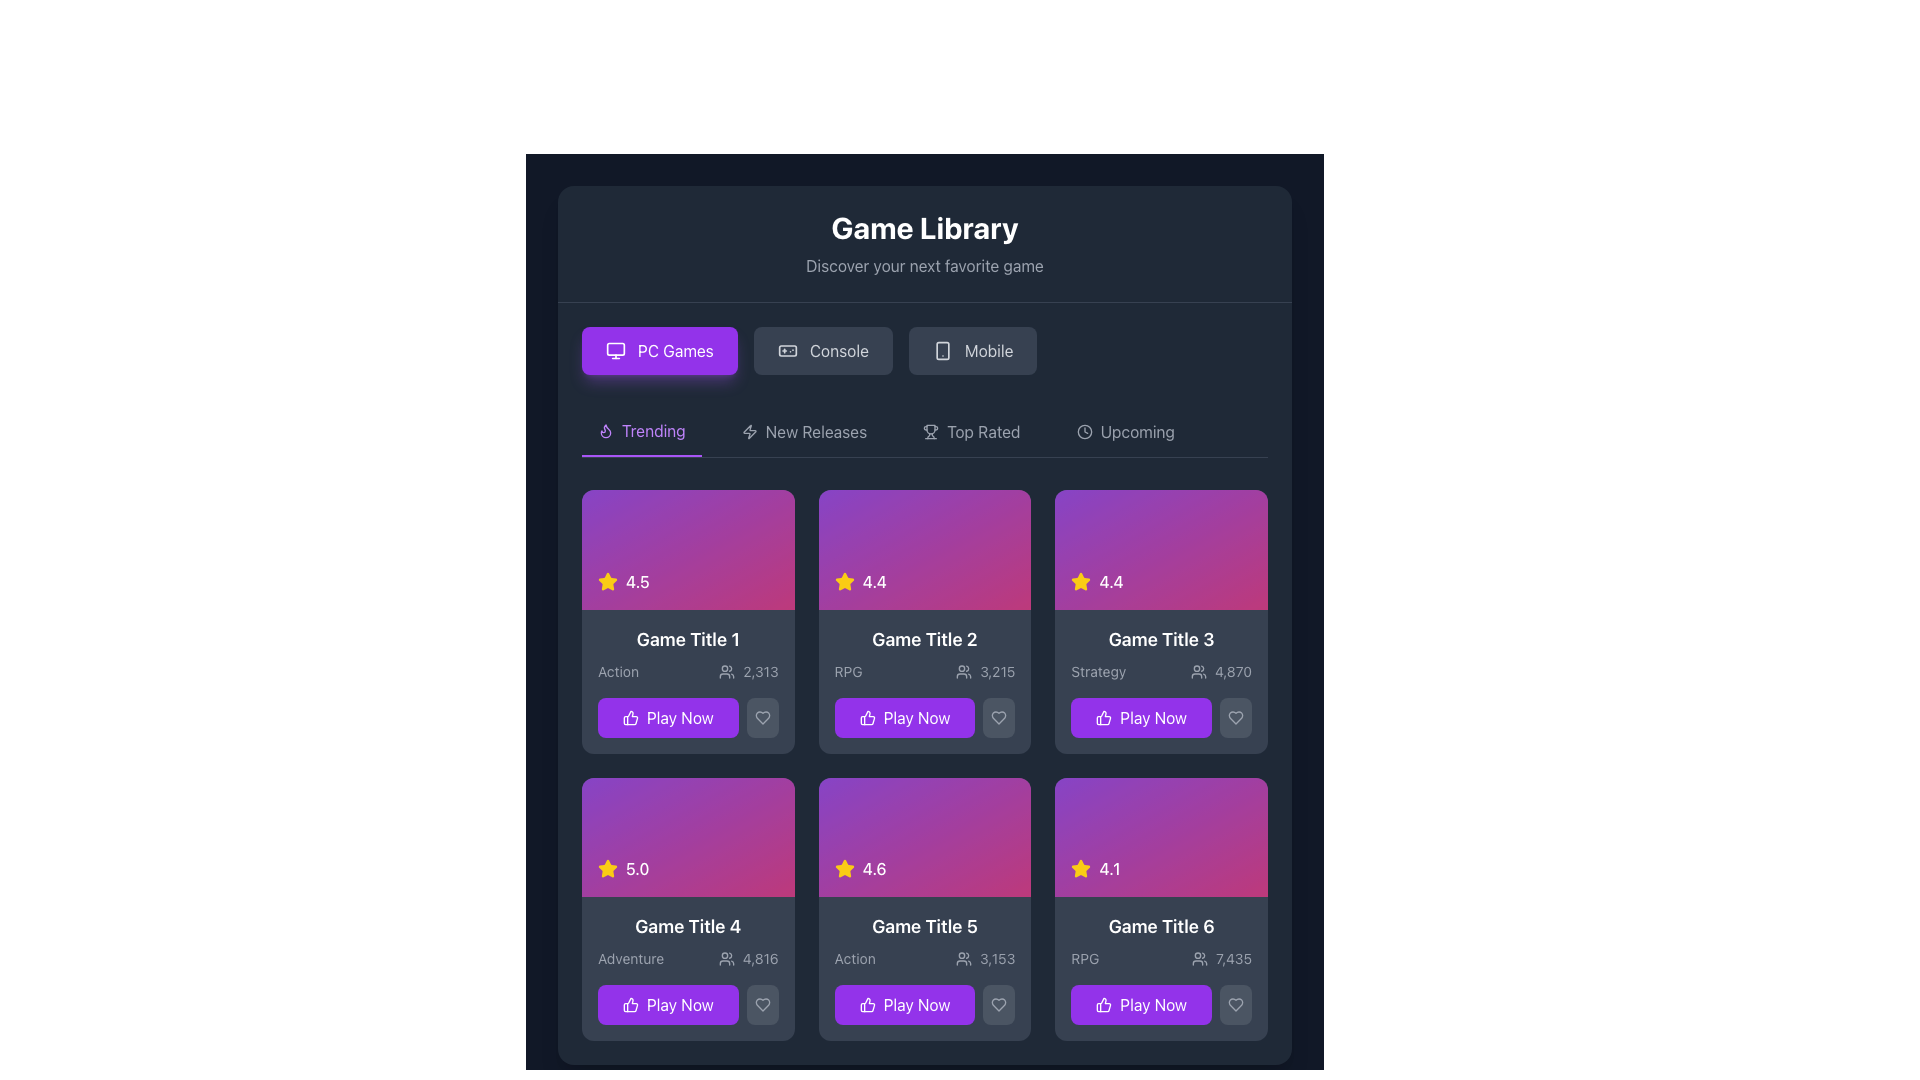 The image size is (1920, 1080). What do you see at coordinates (1083, 431) in the screenshot?
I see `the SVG Circle located in the top-center area of the interface, adjacent to the 'New Releases' and 'Trending' tabs` at bounding box center [1083, 431].